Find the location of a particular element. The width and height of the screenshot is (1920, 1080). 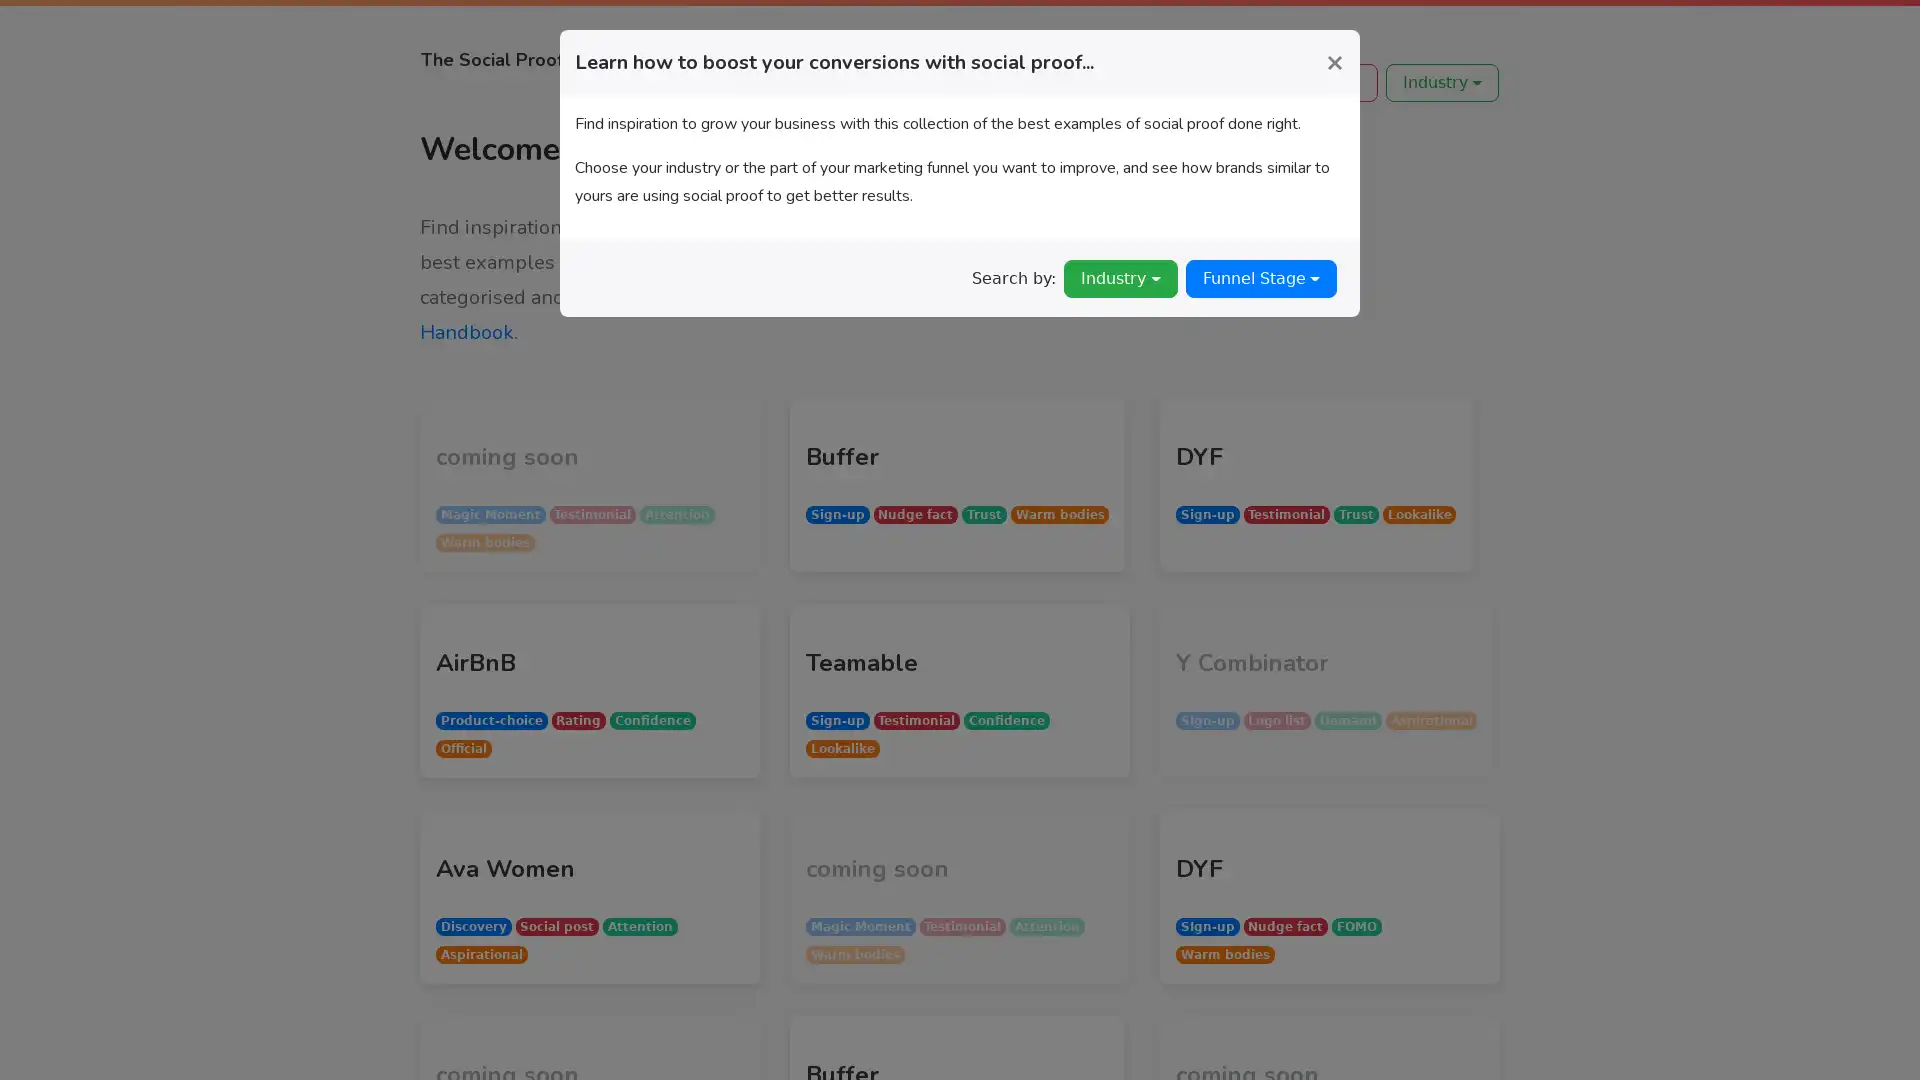

Close is located at coordinates (1334, 60).